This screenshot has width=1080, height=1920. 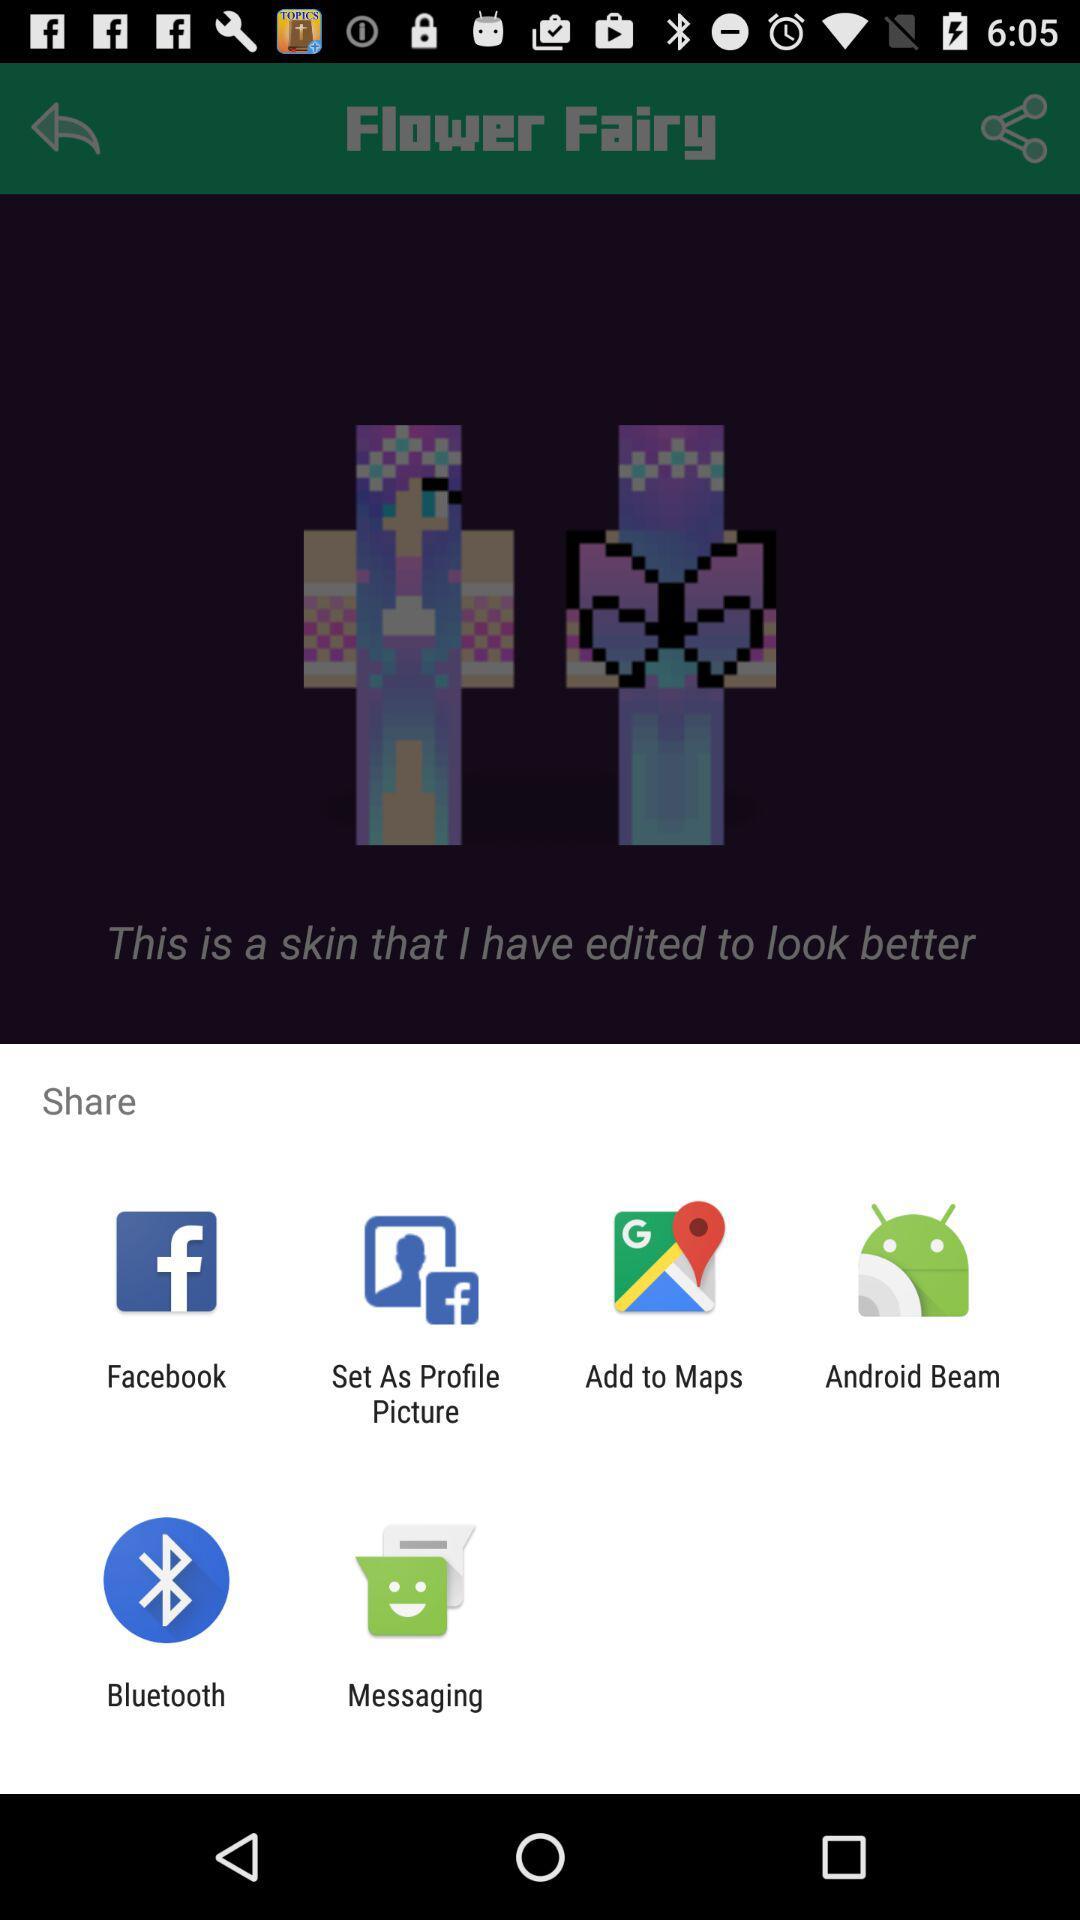 What do you see at coordinates (165, 1392) in the screenshot?
I see `icon to the left of the set as profile app` at bounding box center [165, 1392].